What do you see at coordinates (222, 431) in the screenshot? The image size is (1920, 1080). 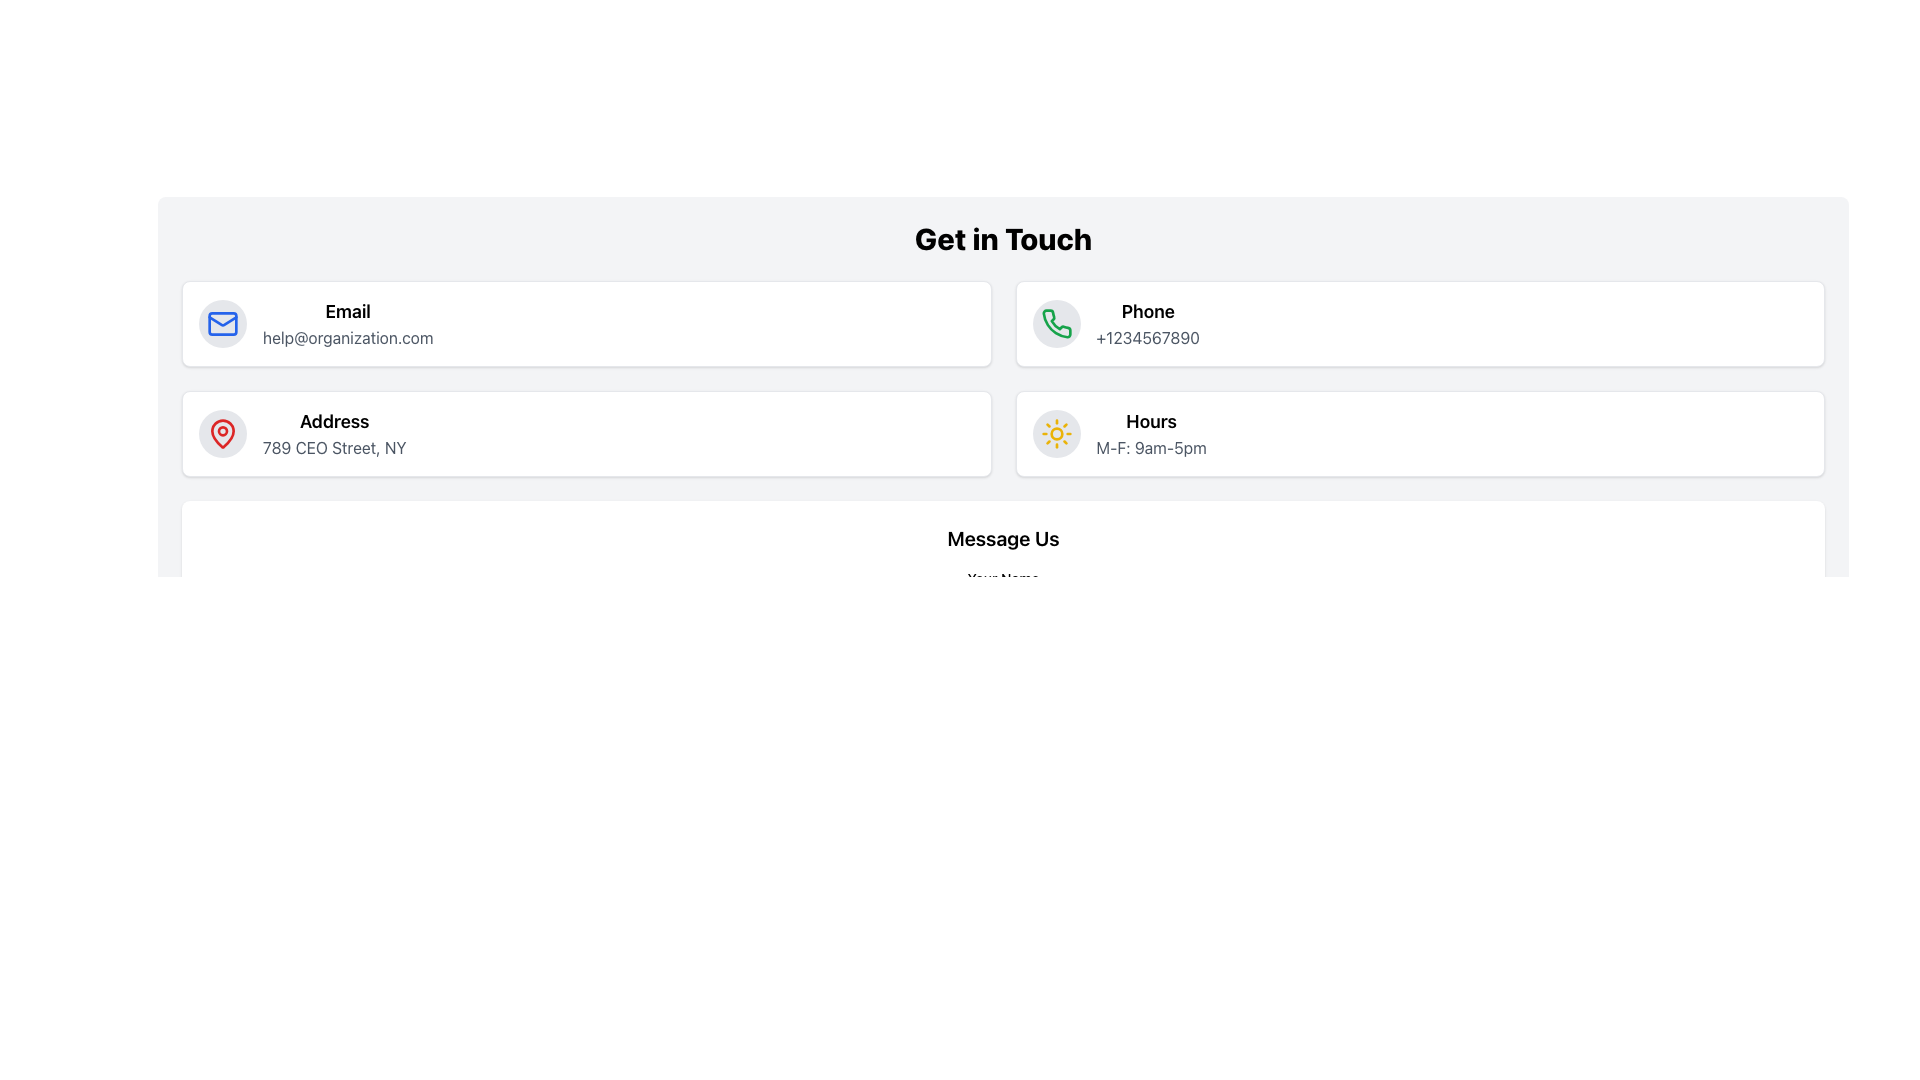 I see `the red-colored map pin icon, which is an SVG graphic located in the 'Address' section of the page, directly below the 'Email' section, and to the left of the 'Address' text` at bounding box center [222, 431].